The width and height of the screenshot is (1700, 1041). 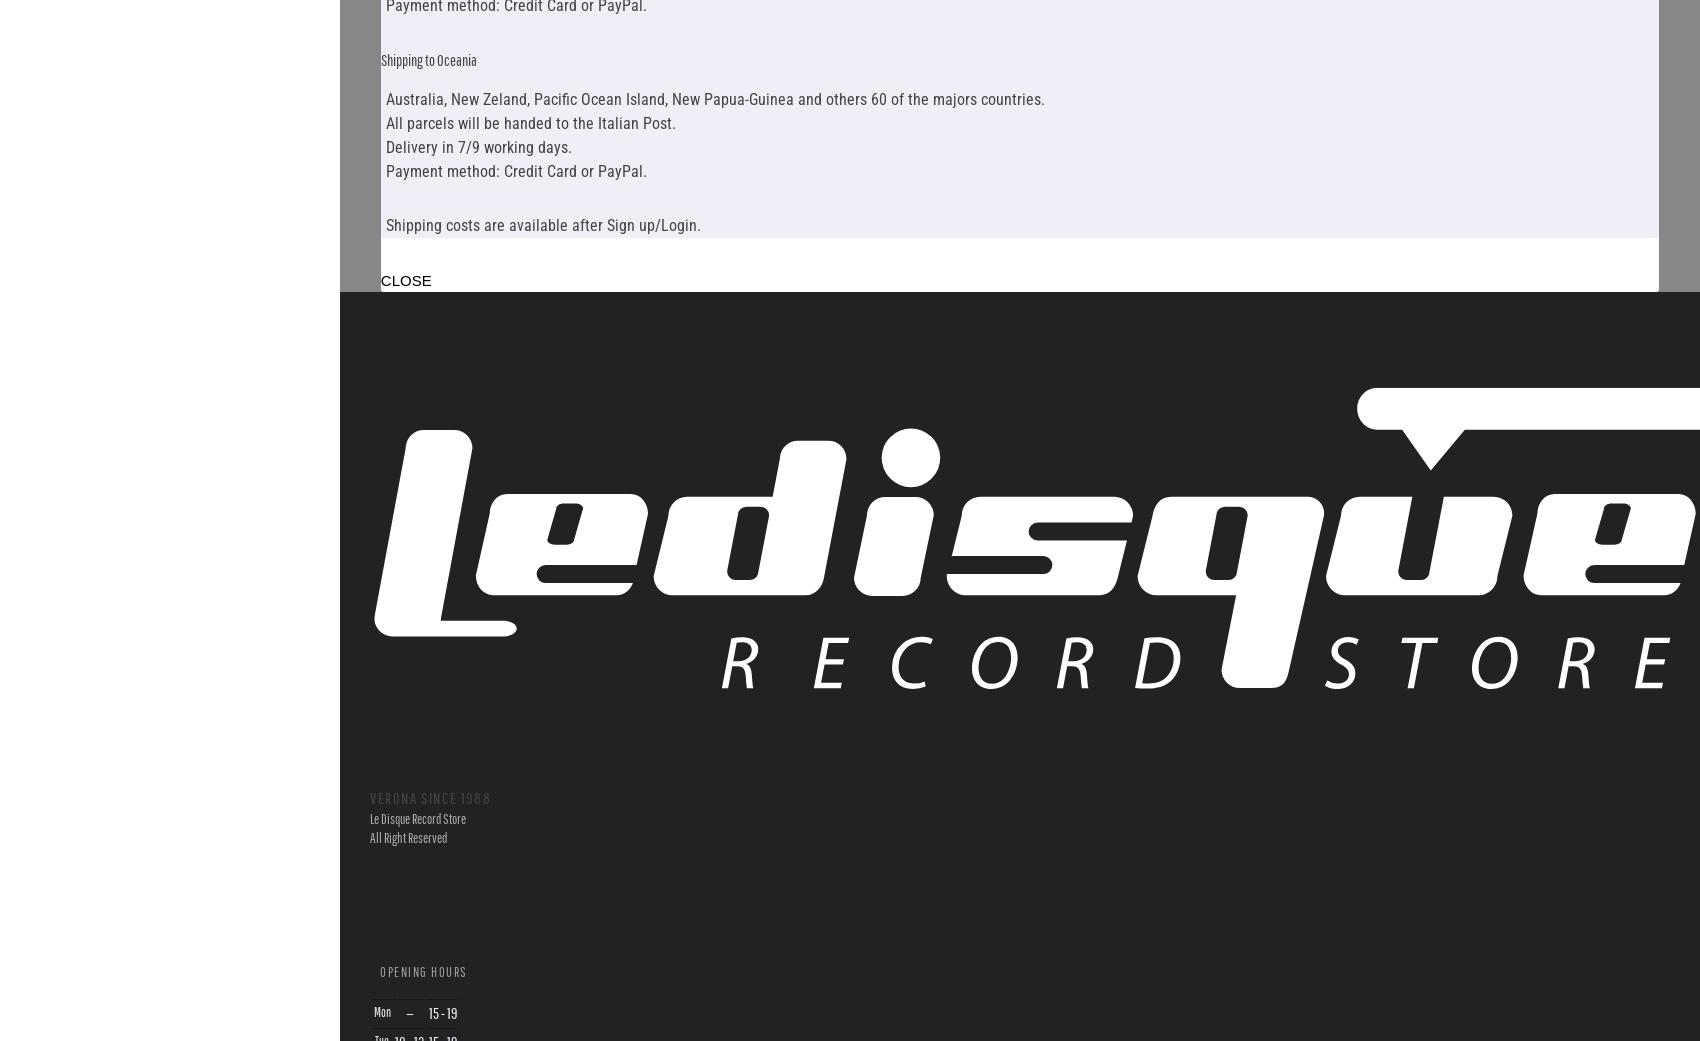 I want to click on 'Shipping costs are available after Sign up/Login.', so click(x=541, y=223).